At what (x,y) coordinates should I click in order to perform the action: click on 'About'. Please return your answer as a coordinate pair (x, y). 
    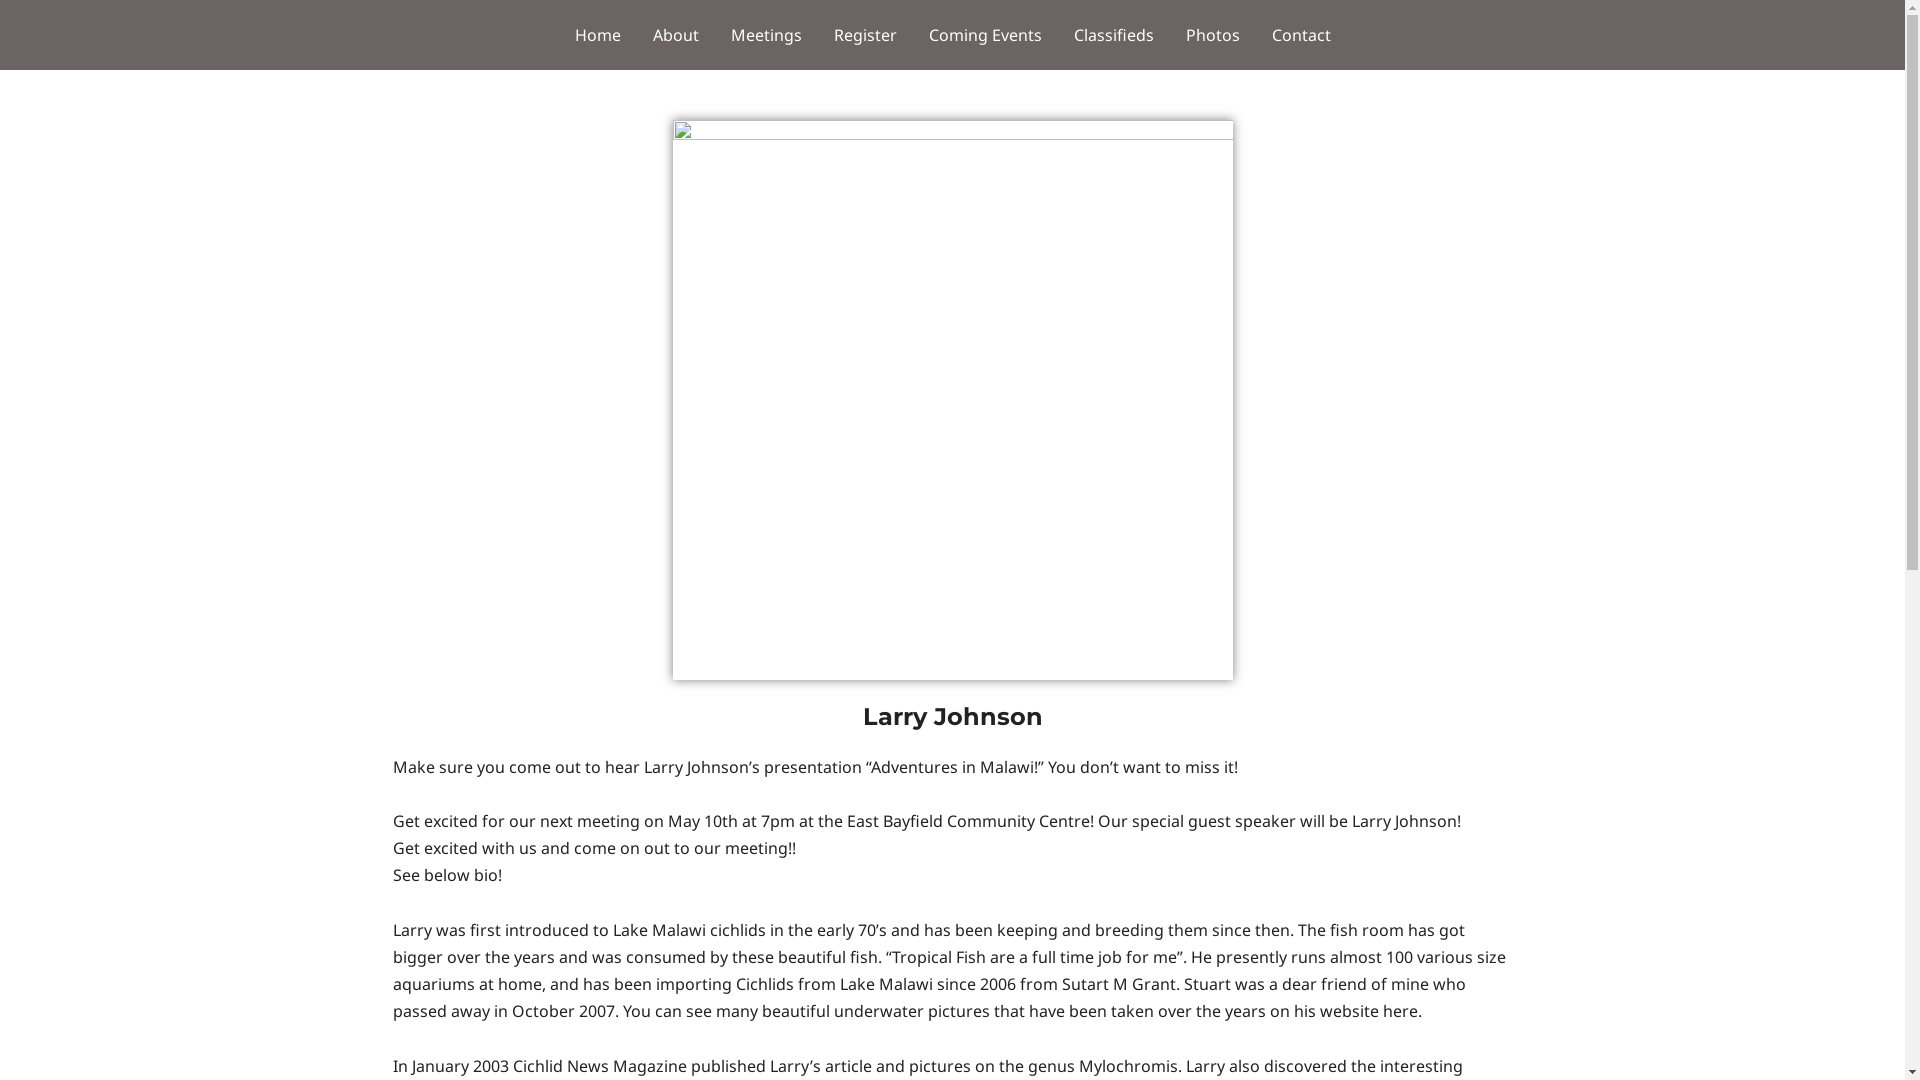
    Looking at the image, I should click on (675, 34).